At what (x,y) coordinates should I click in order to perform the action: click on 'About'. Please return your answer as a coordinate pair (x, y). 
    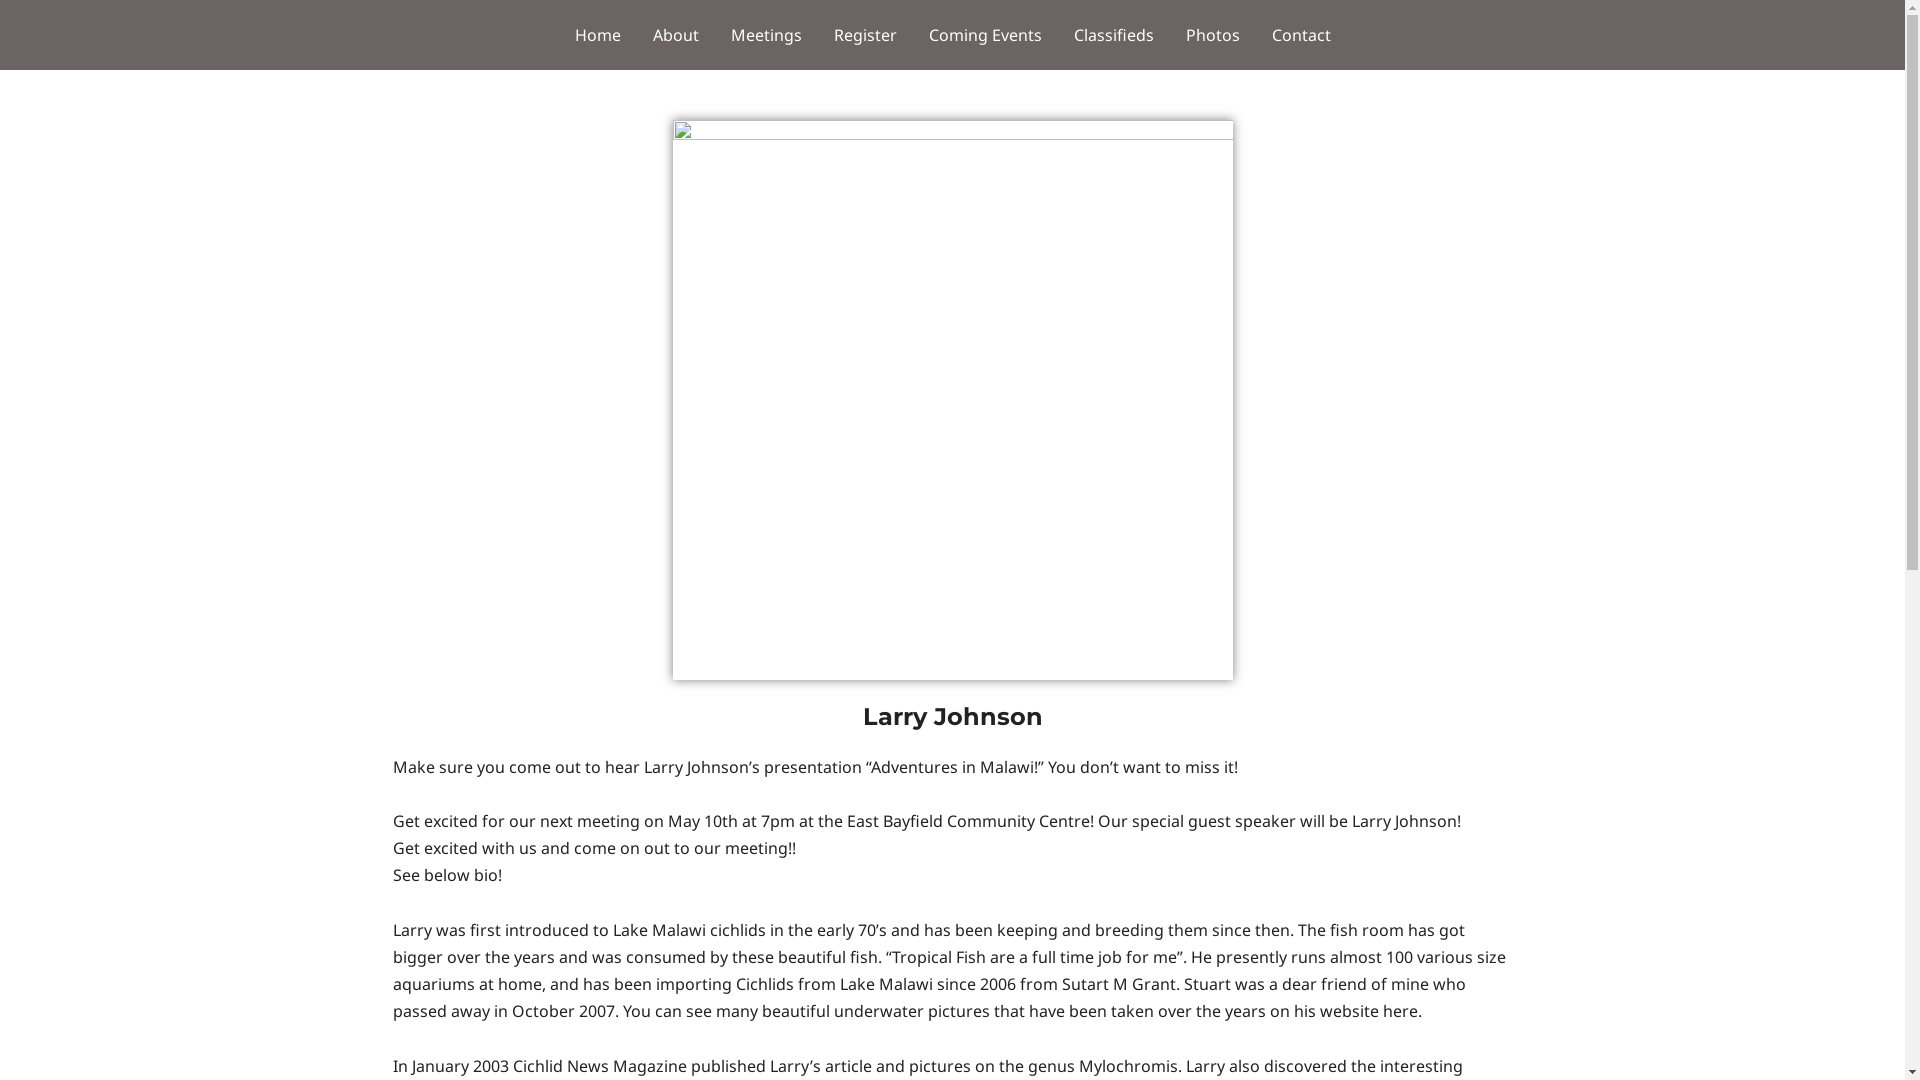
    Looking at the image, I should click on (675, 34).